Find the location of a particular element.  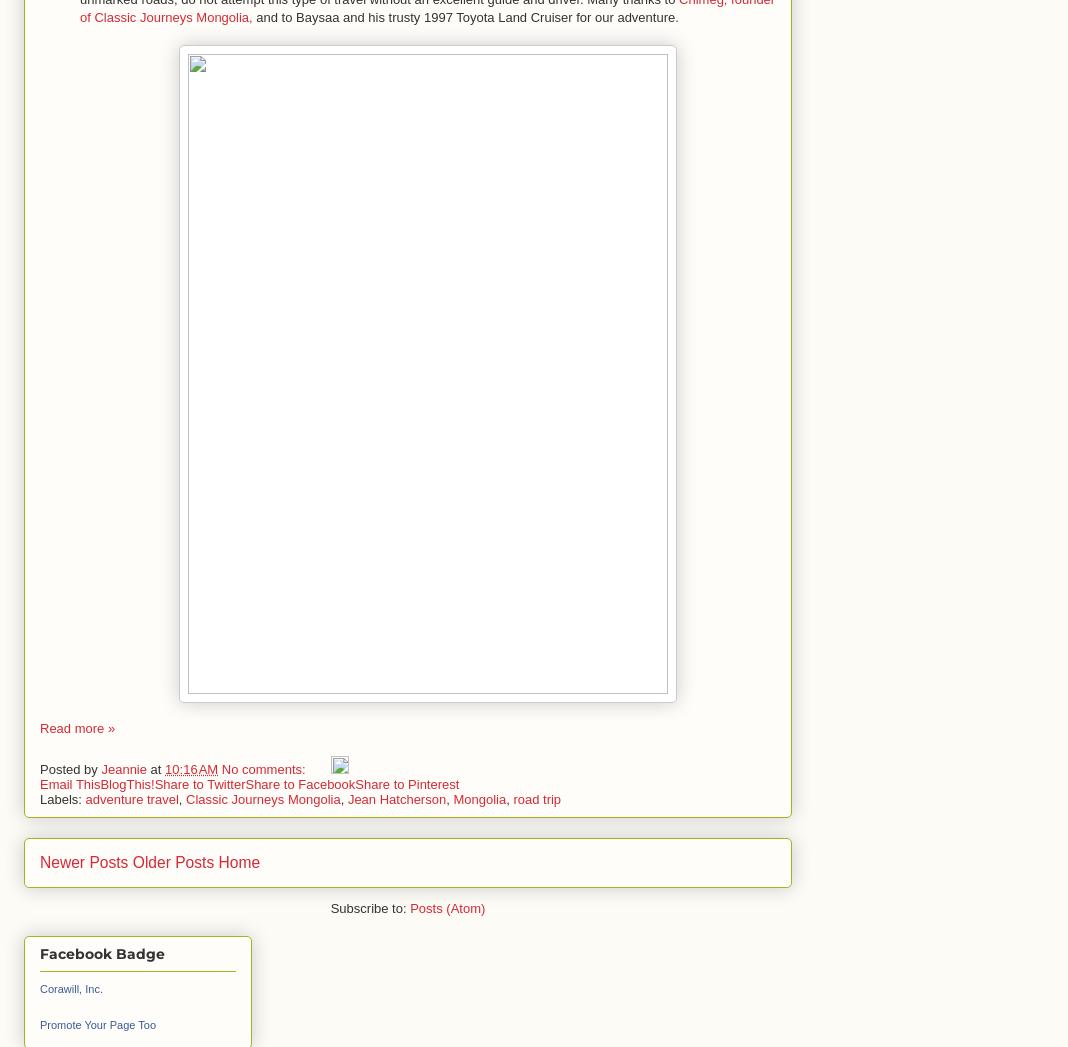

'Share to Twitter' is located at coordinates (199, 782).